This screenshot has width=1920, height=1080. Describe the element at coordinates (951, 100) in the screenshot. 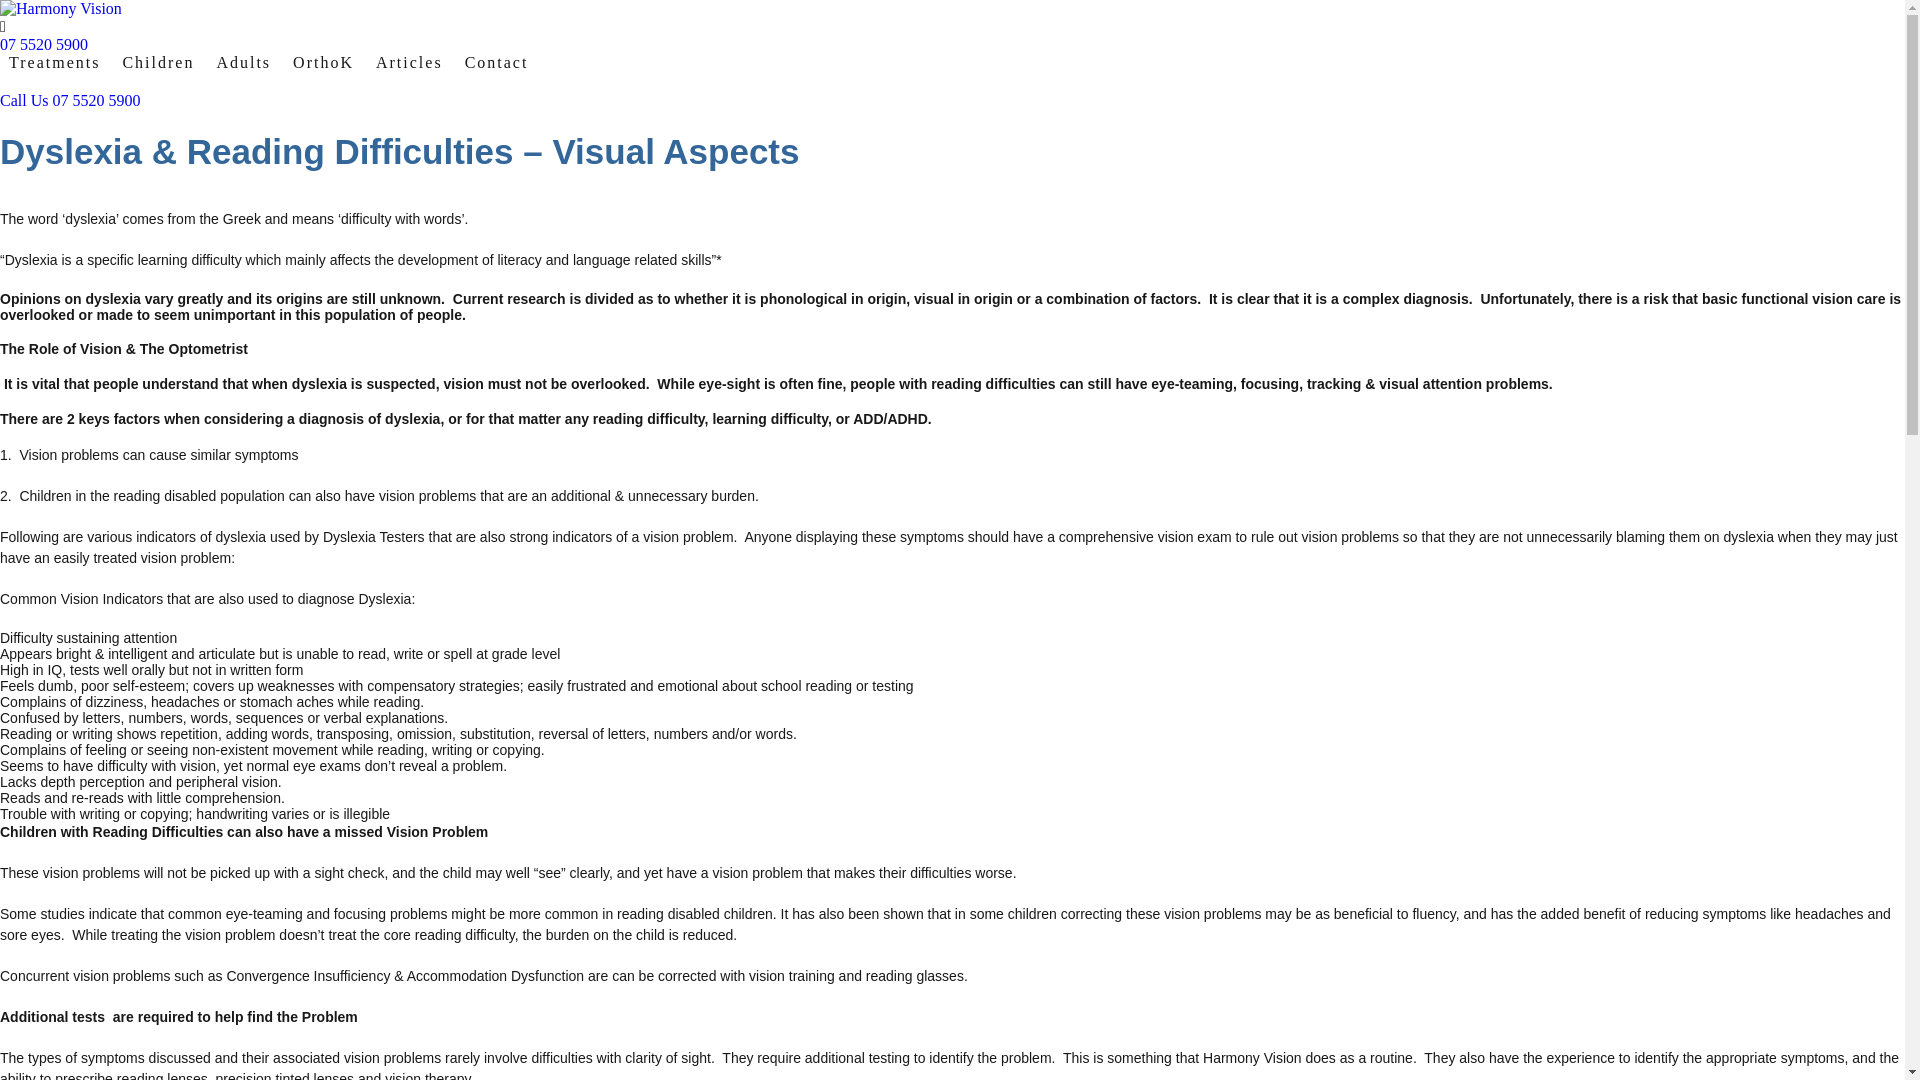

I see `'Call Us 07 5520 5900'` at that location.